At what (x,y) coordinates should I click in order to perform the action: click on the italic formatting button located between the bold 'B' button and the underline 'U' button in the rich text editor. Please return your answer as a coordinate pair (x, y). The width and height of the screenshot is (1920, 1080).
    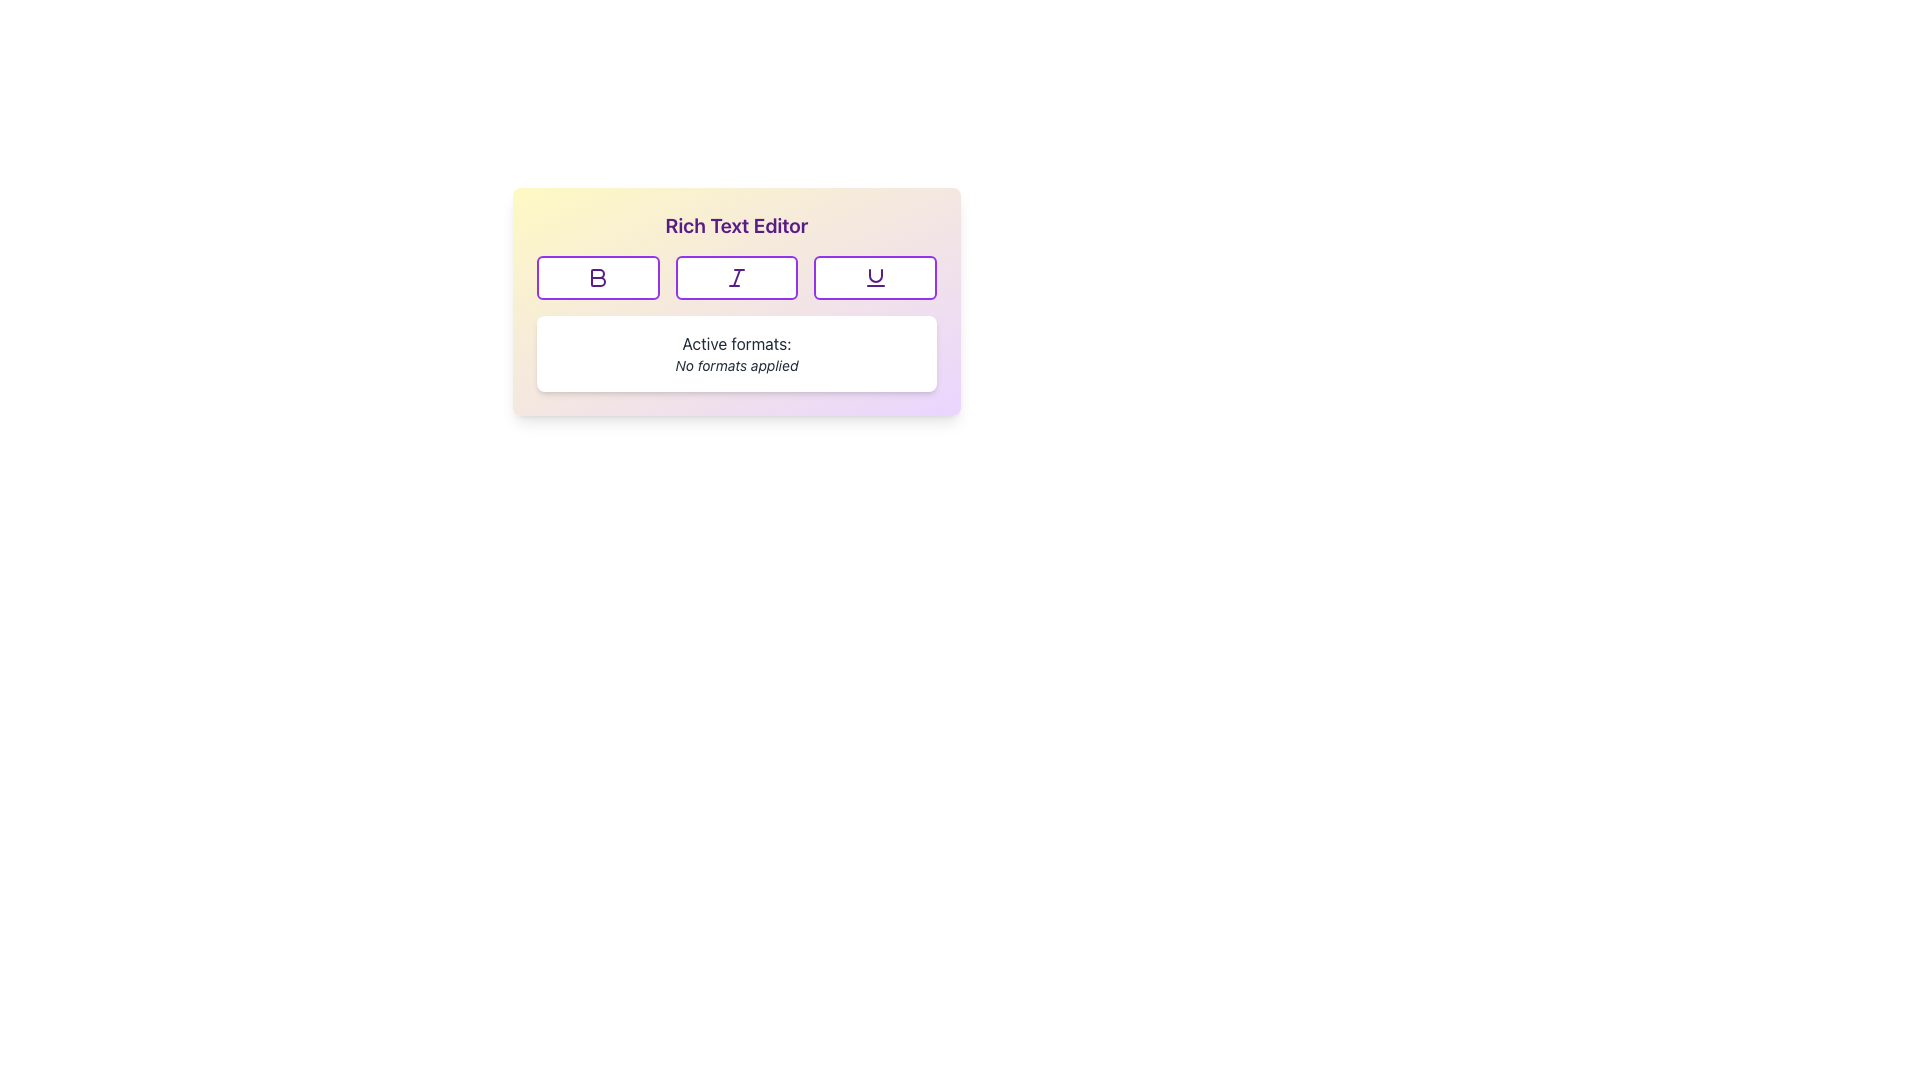
    Looking at the image, I should click on (735, 277).